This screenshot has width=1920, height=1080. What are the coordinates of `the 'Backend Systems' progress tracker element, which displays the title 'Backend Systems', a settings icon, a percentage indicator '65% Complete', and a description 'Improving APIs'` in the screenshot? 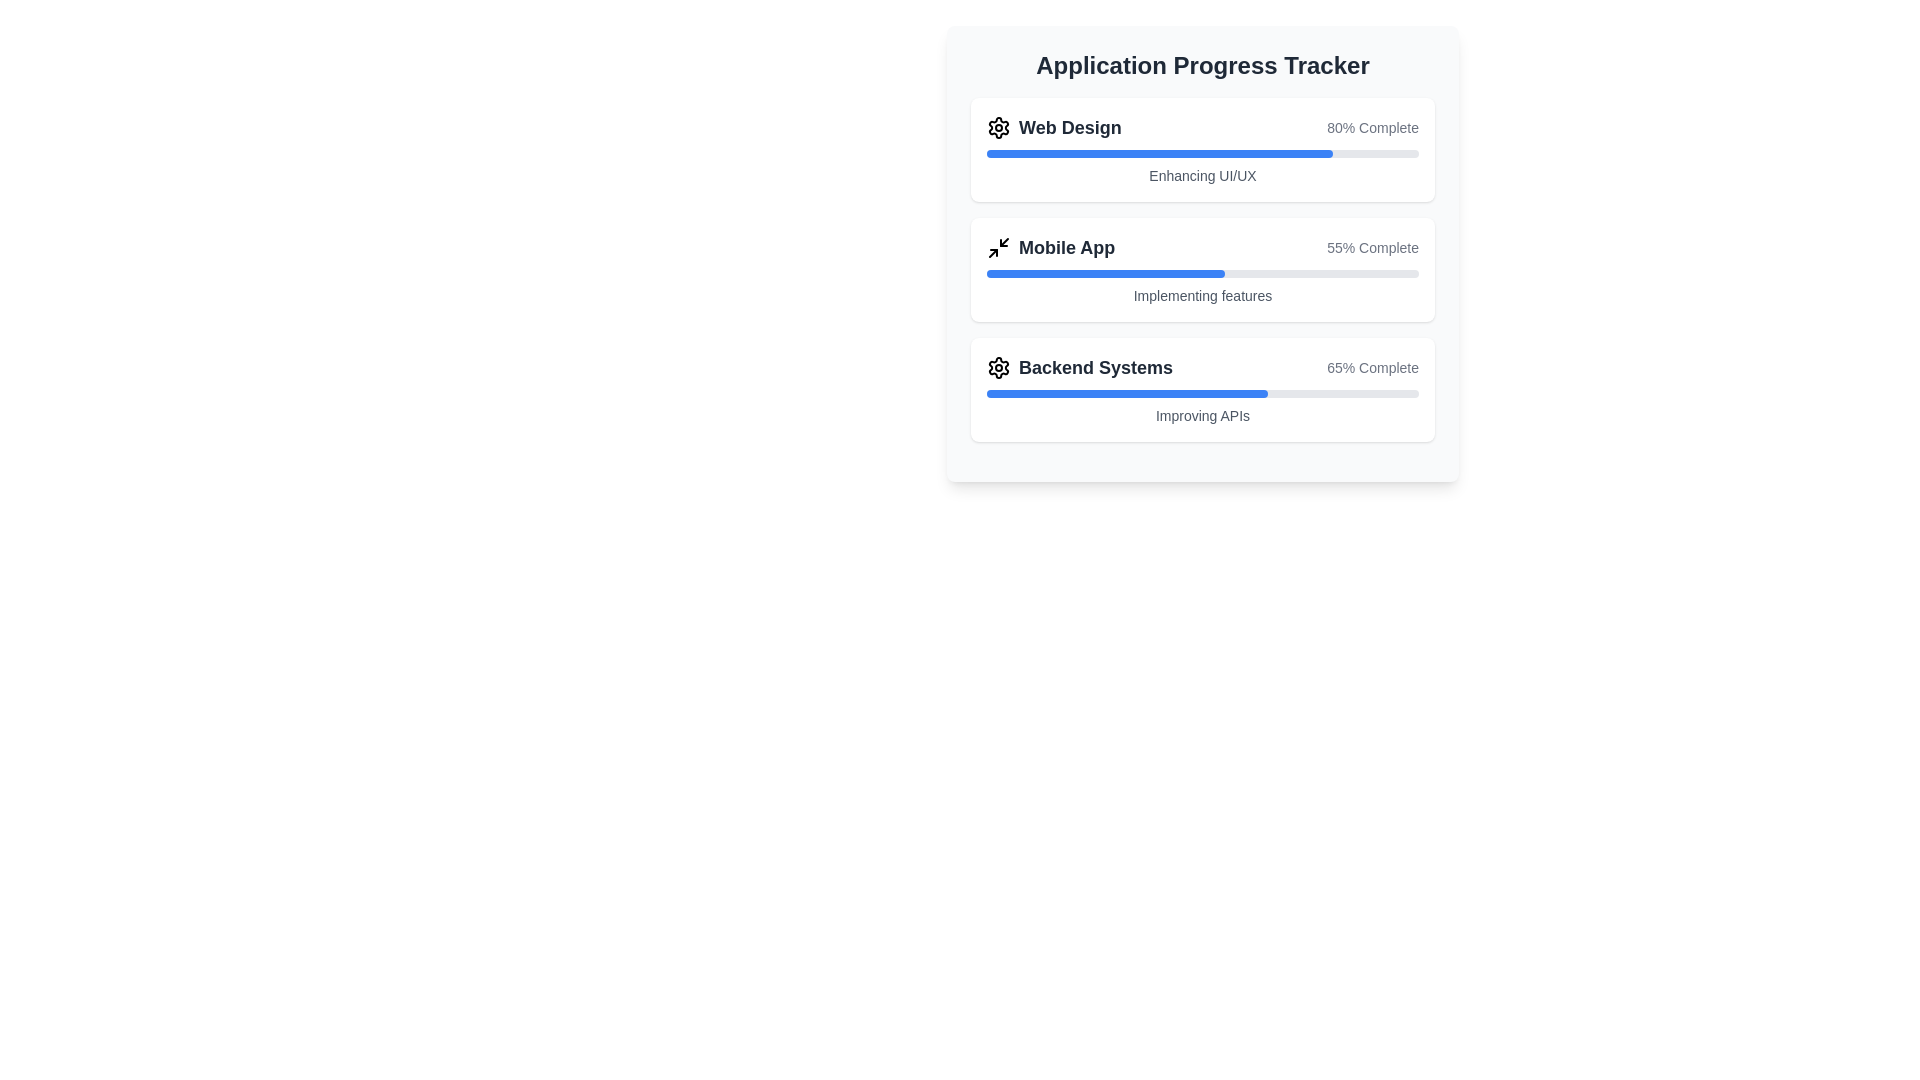 It's located at (1202, 389).